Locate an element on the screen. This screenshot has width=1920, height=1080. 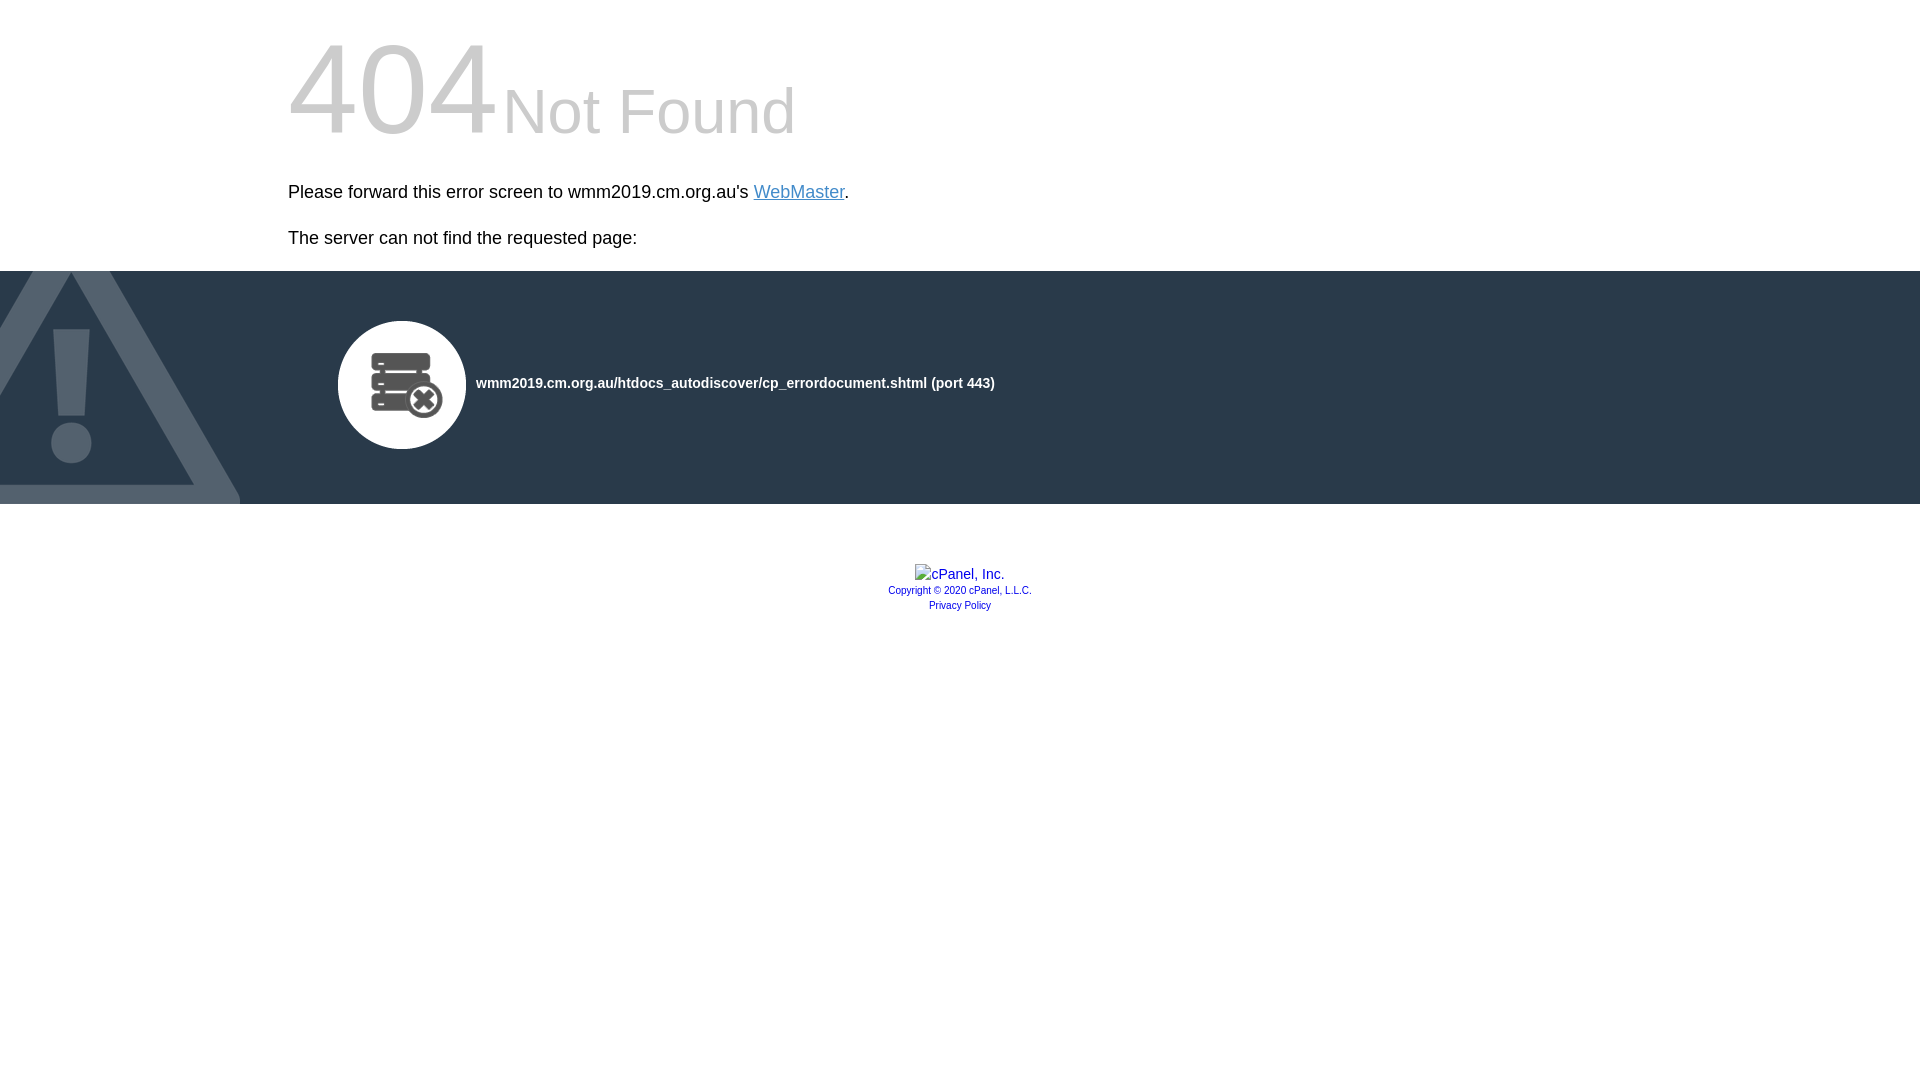
'WebMaster' is located at coordinates (798, 192).